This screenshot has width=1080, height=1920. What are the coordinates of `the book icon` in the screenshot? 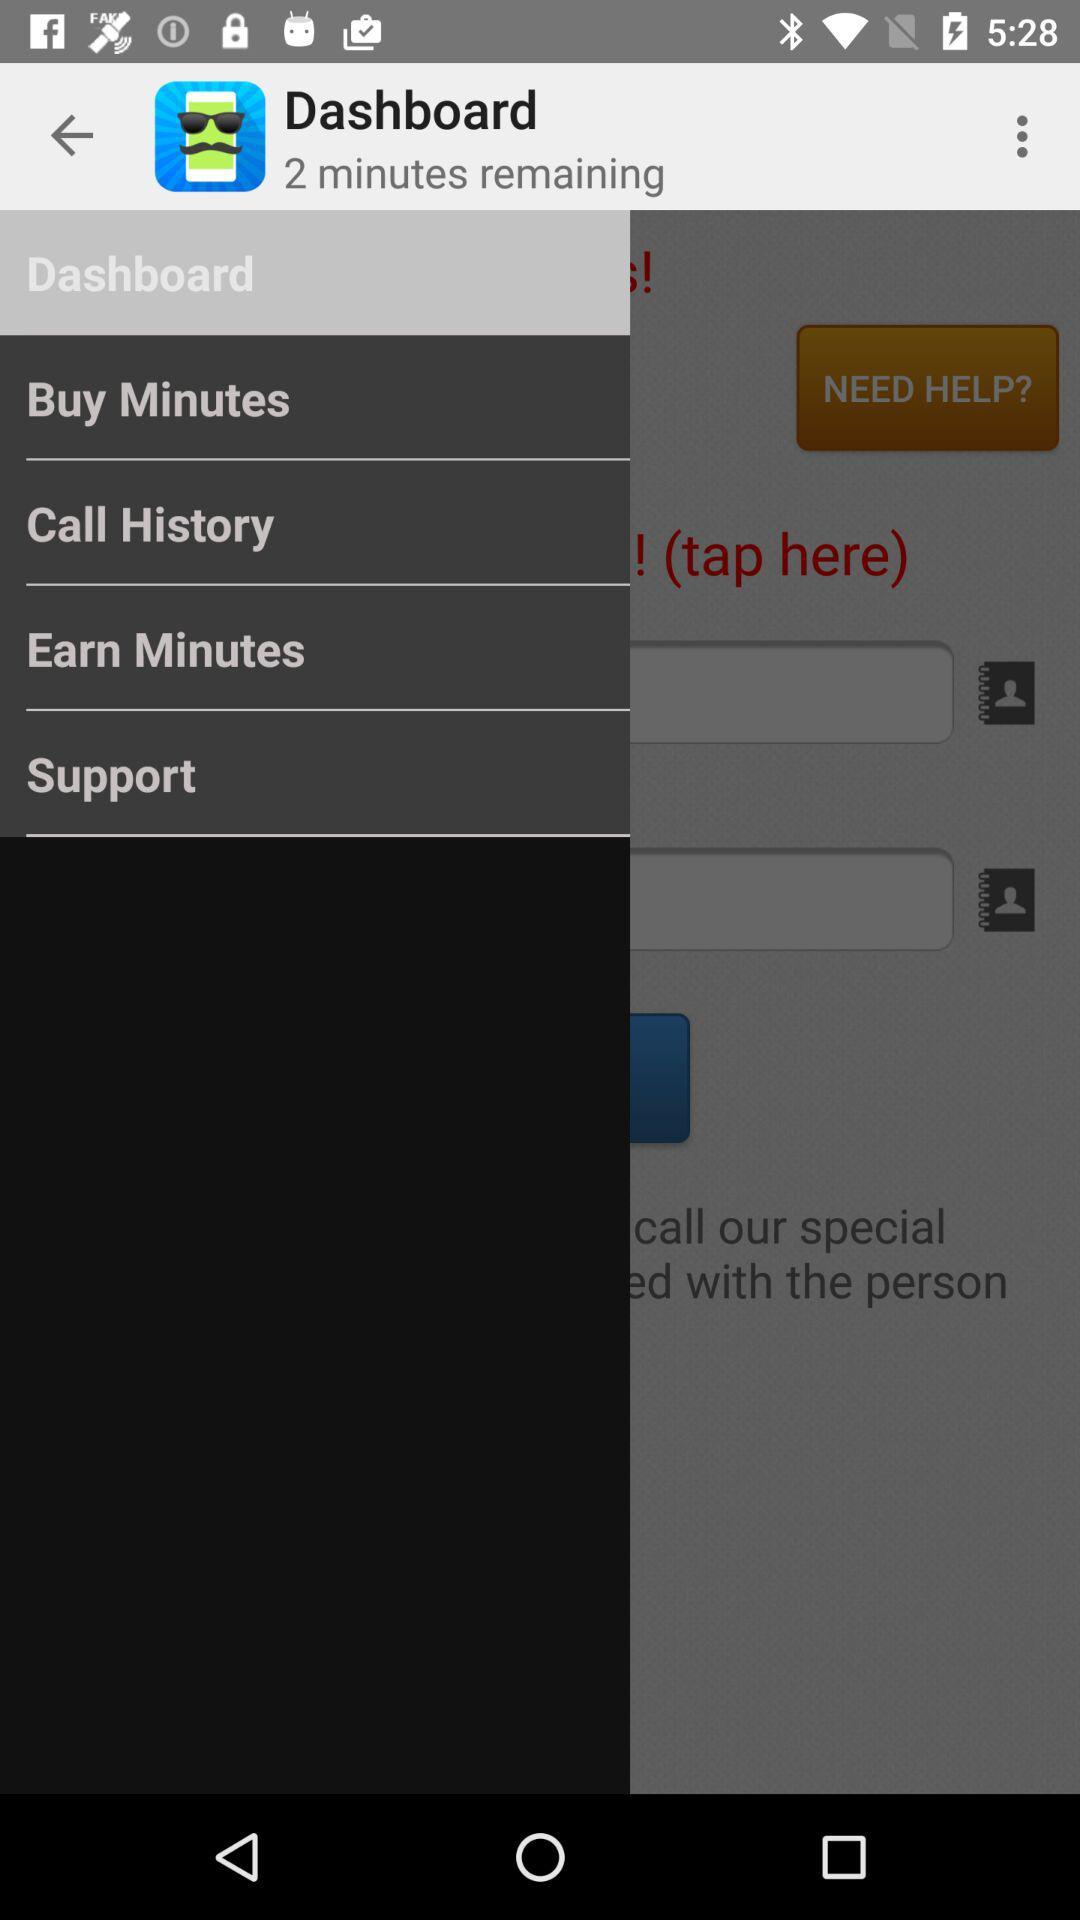 It's located at (1006, 899).